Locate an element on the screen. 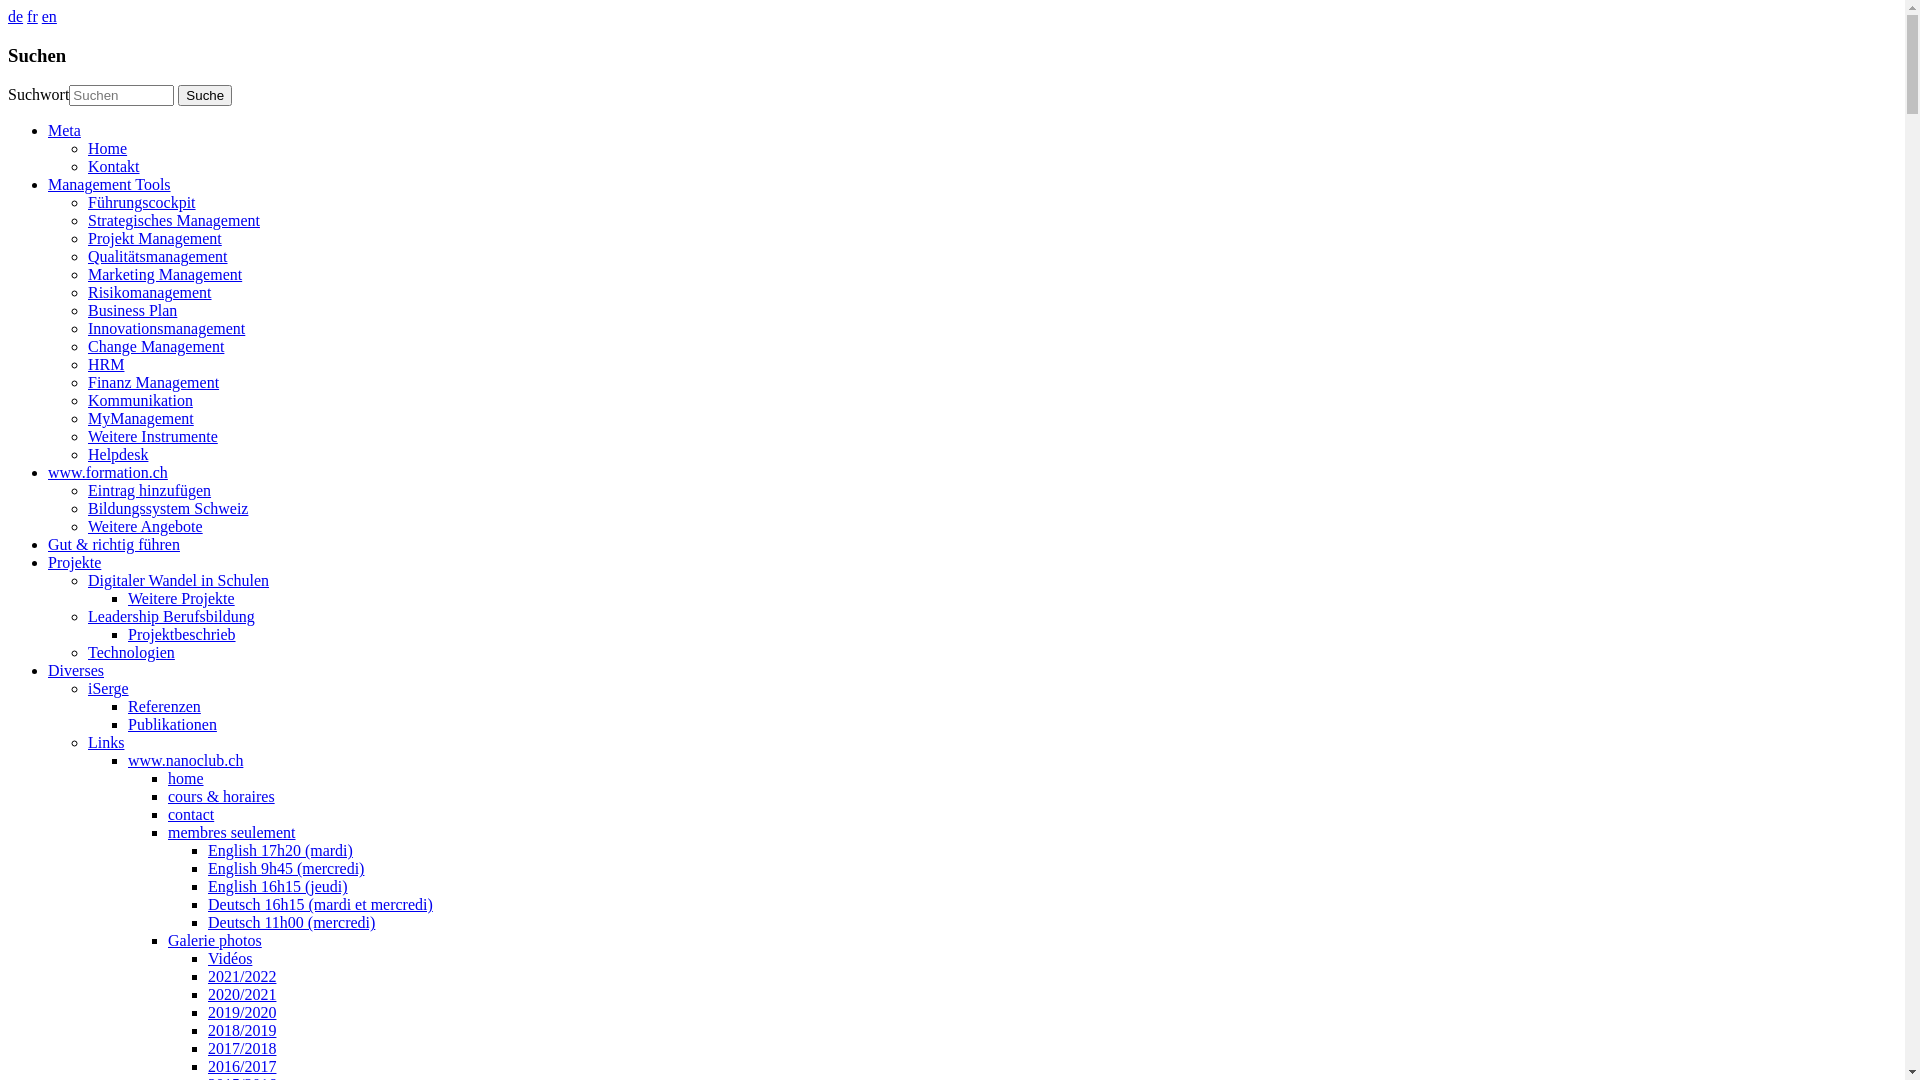 Image resolution: width=1920 pixels, height=1080 pixels. 'Digitaler Wandel in Schulen' is located at coordinates (178, 580).